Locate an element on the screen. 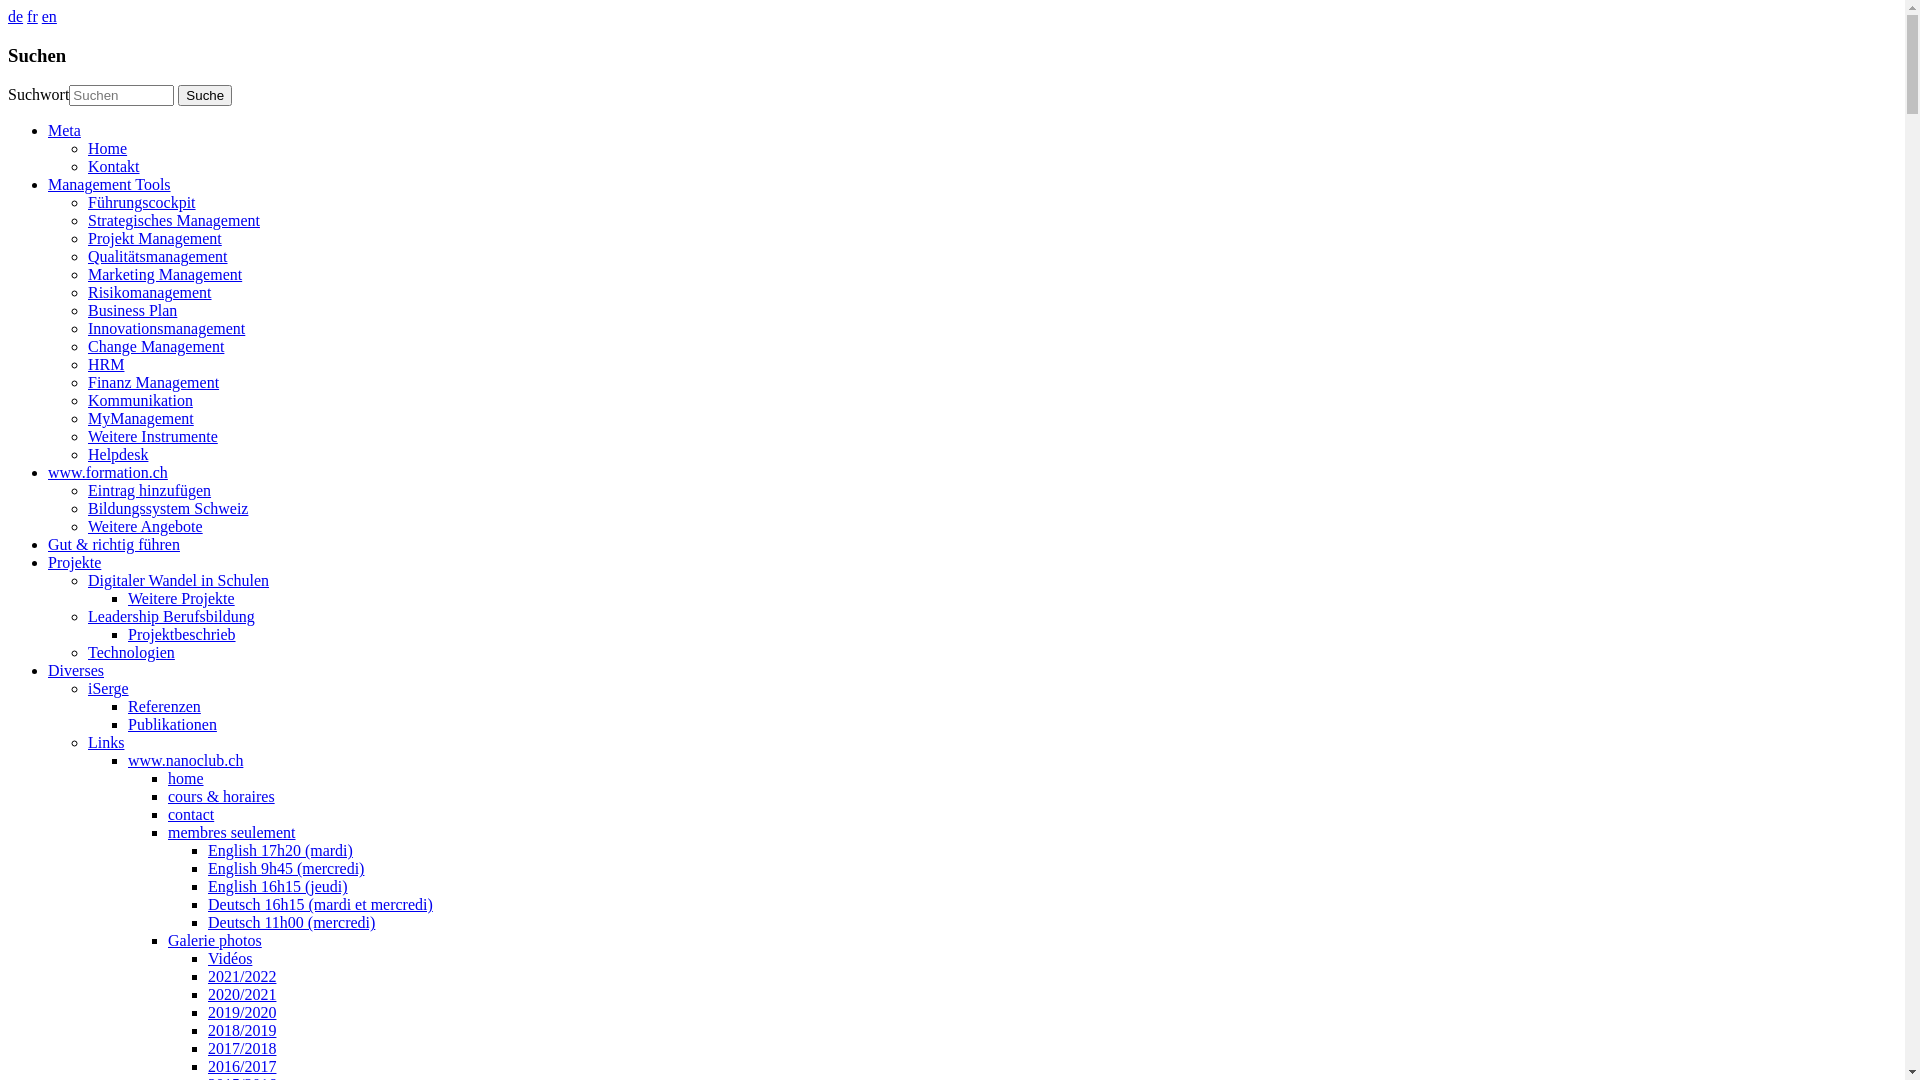 Image resolution: width=1920 pixels, height=1080 pixels. 'Digitaler Wandel in Schulen' is located at coordinates (178, 580).